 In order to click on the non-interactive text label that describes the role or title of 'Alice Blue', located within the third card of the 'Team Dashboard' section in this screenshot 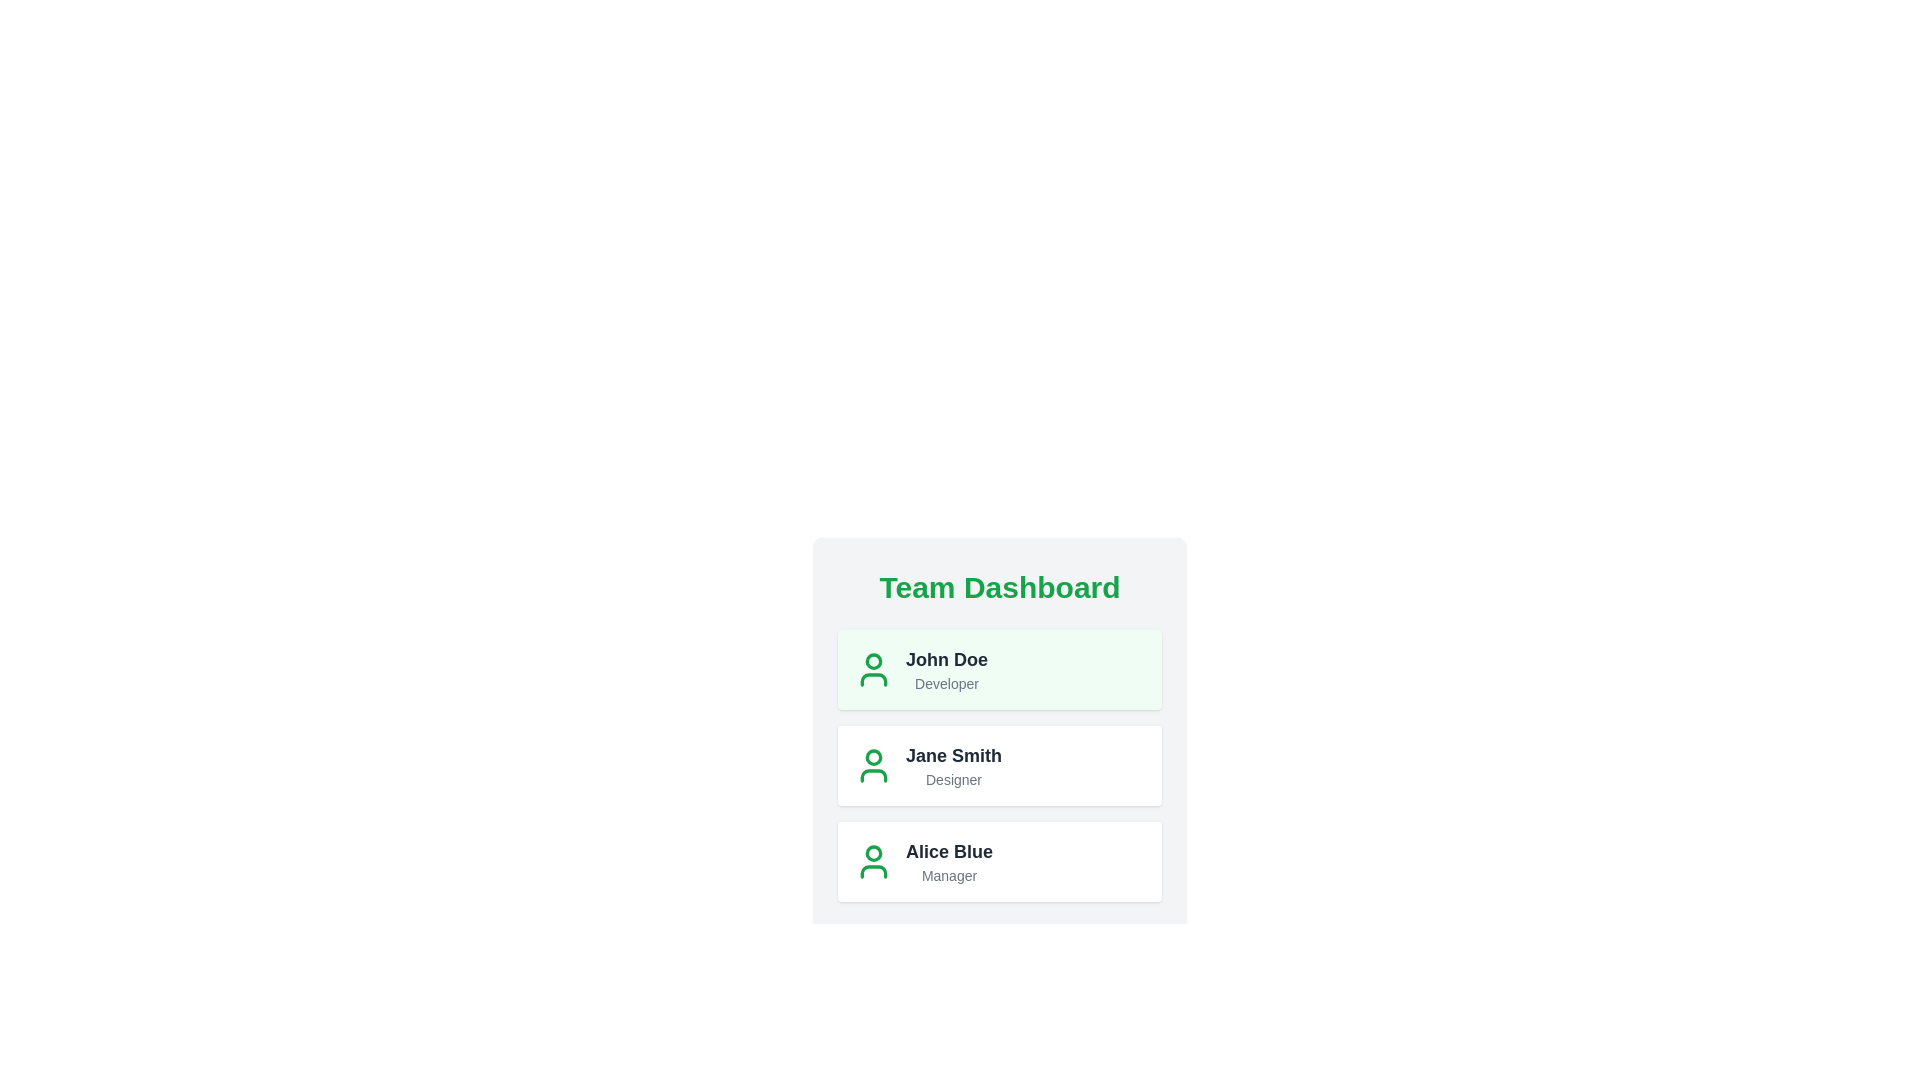, I will do `click(948, 874)`.